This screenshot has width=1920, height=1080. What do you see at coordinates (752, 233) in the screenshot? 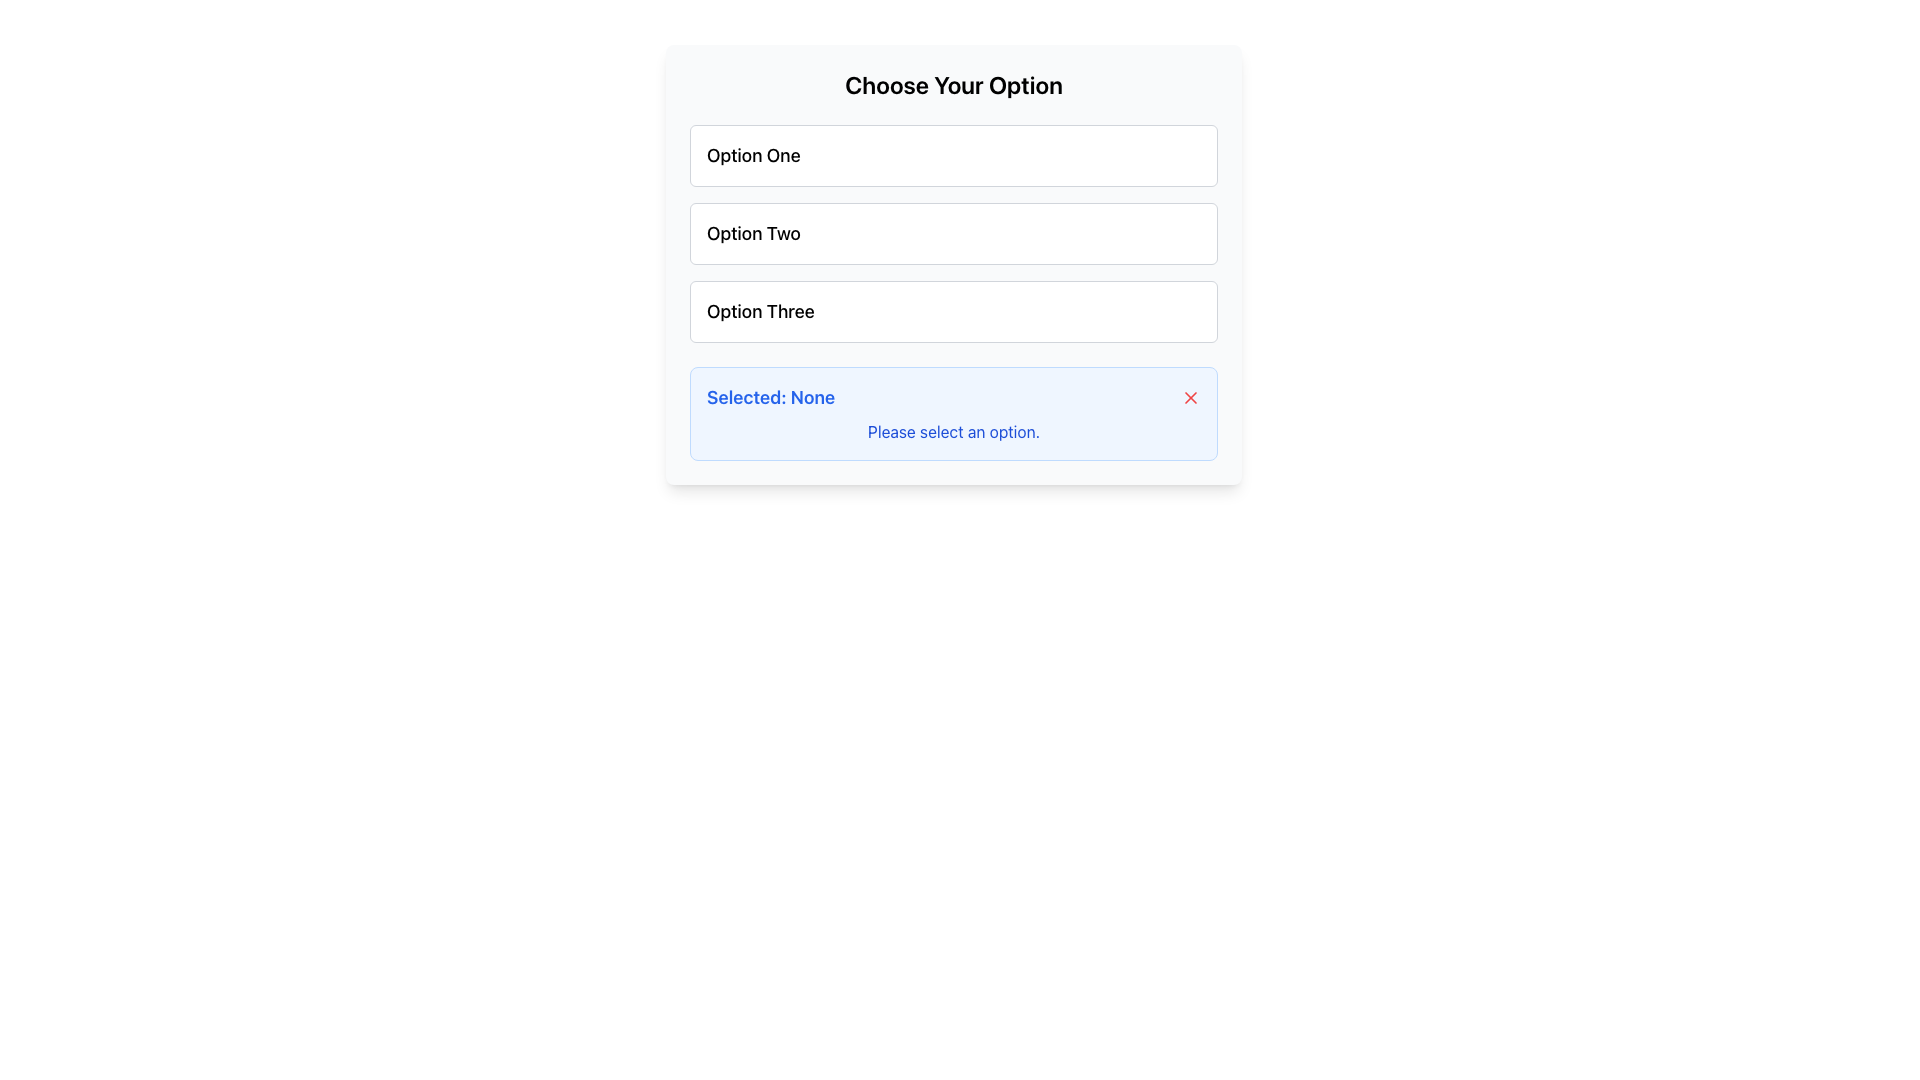
I see `the 'Option Two' text label, which is the second option in a vertical list and styled as a clickable button` at bounding box center [752, 233].